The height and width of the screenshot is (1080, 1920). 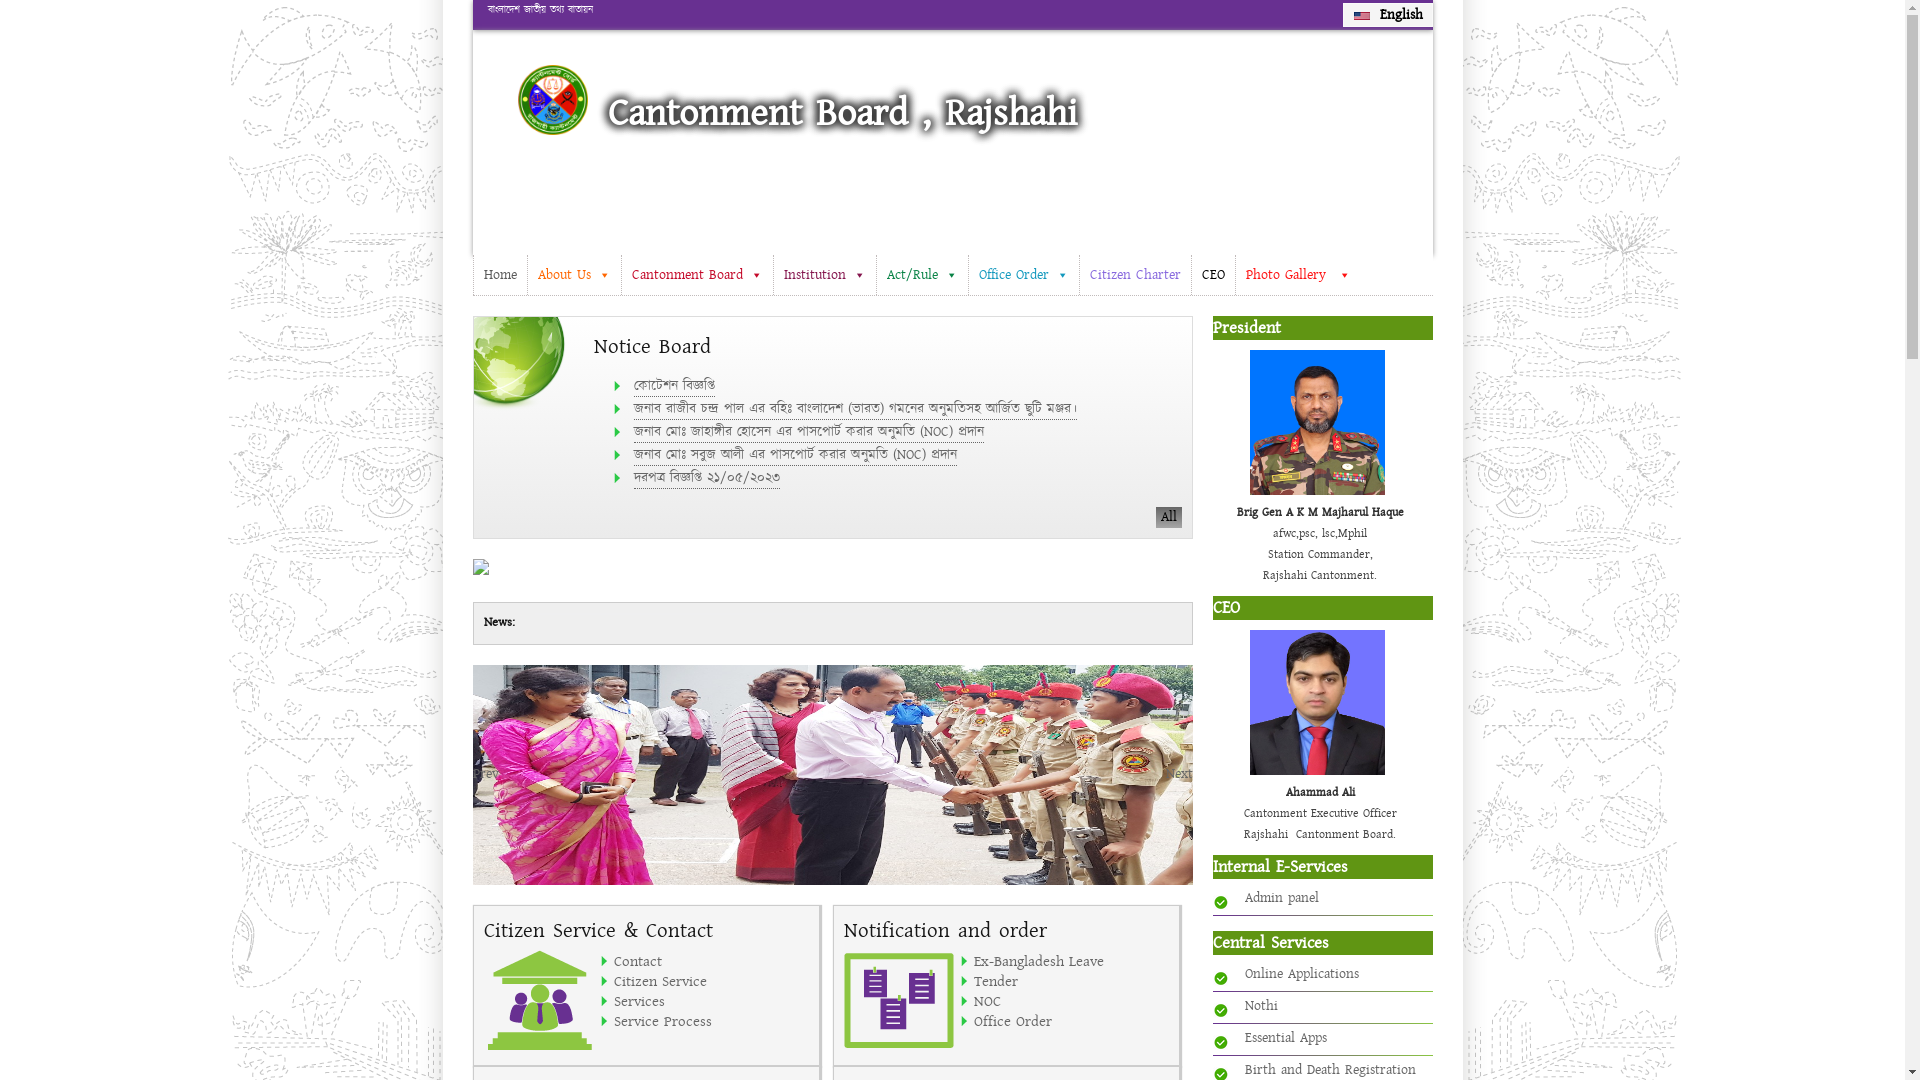 I want to click on 'Citizen Service', so click(x=711, y=979).